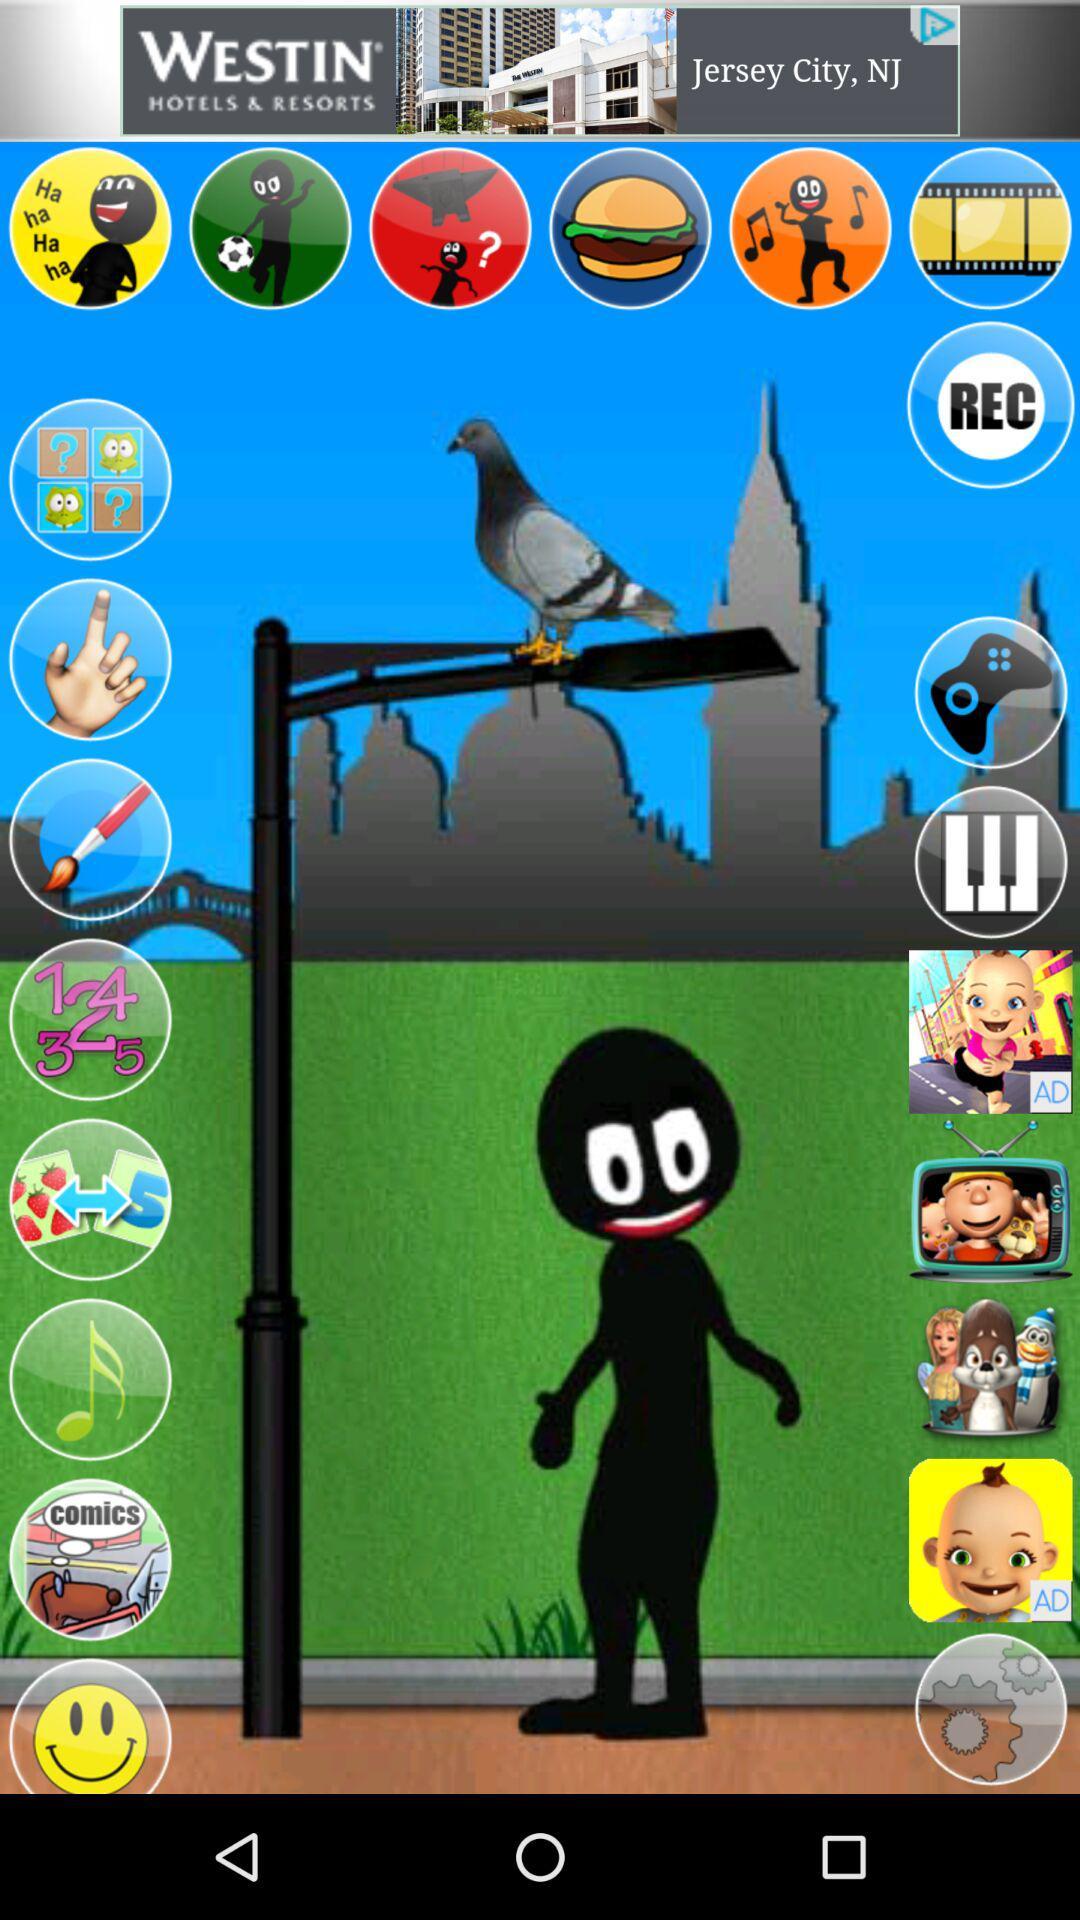  I want to click on settings app, so click(990, 1708).